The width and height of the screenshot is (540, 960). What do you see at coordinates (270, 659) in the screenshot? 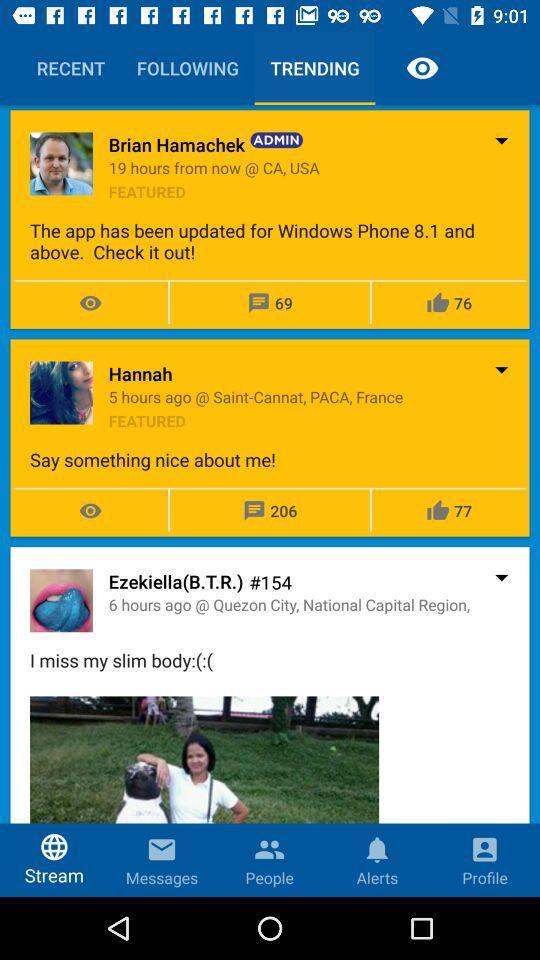
I see `i miss my icon` at bounding box center [270, 659].